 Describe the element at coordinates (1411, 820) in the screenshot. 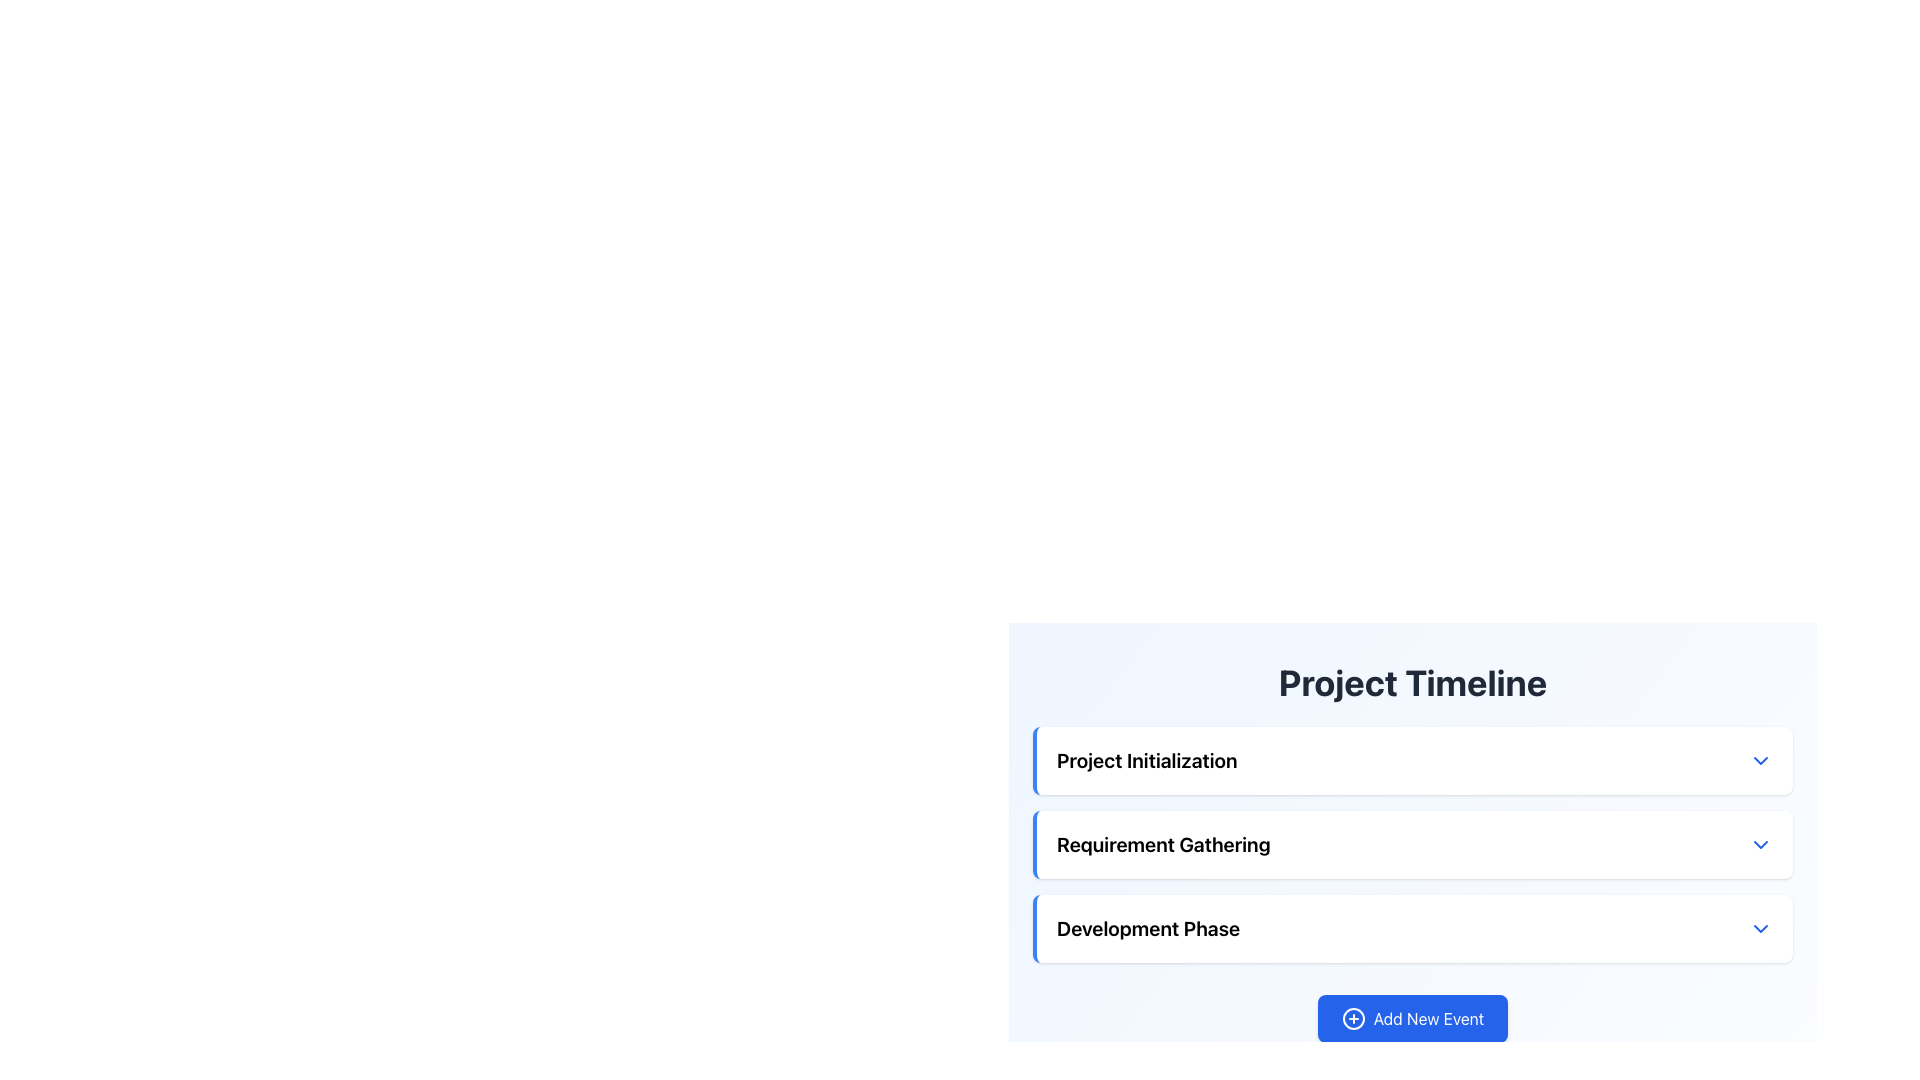

I see `the 'Requirement Gathering' collapsible menu option located under the 'Project Timeline' section` at that location.